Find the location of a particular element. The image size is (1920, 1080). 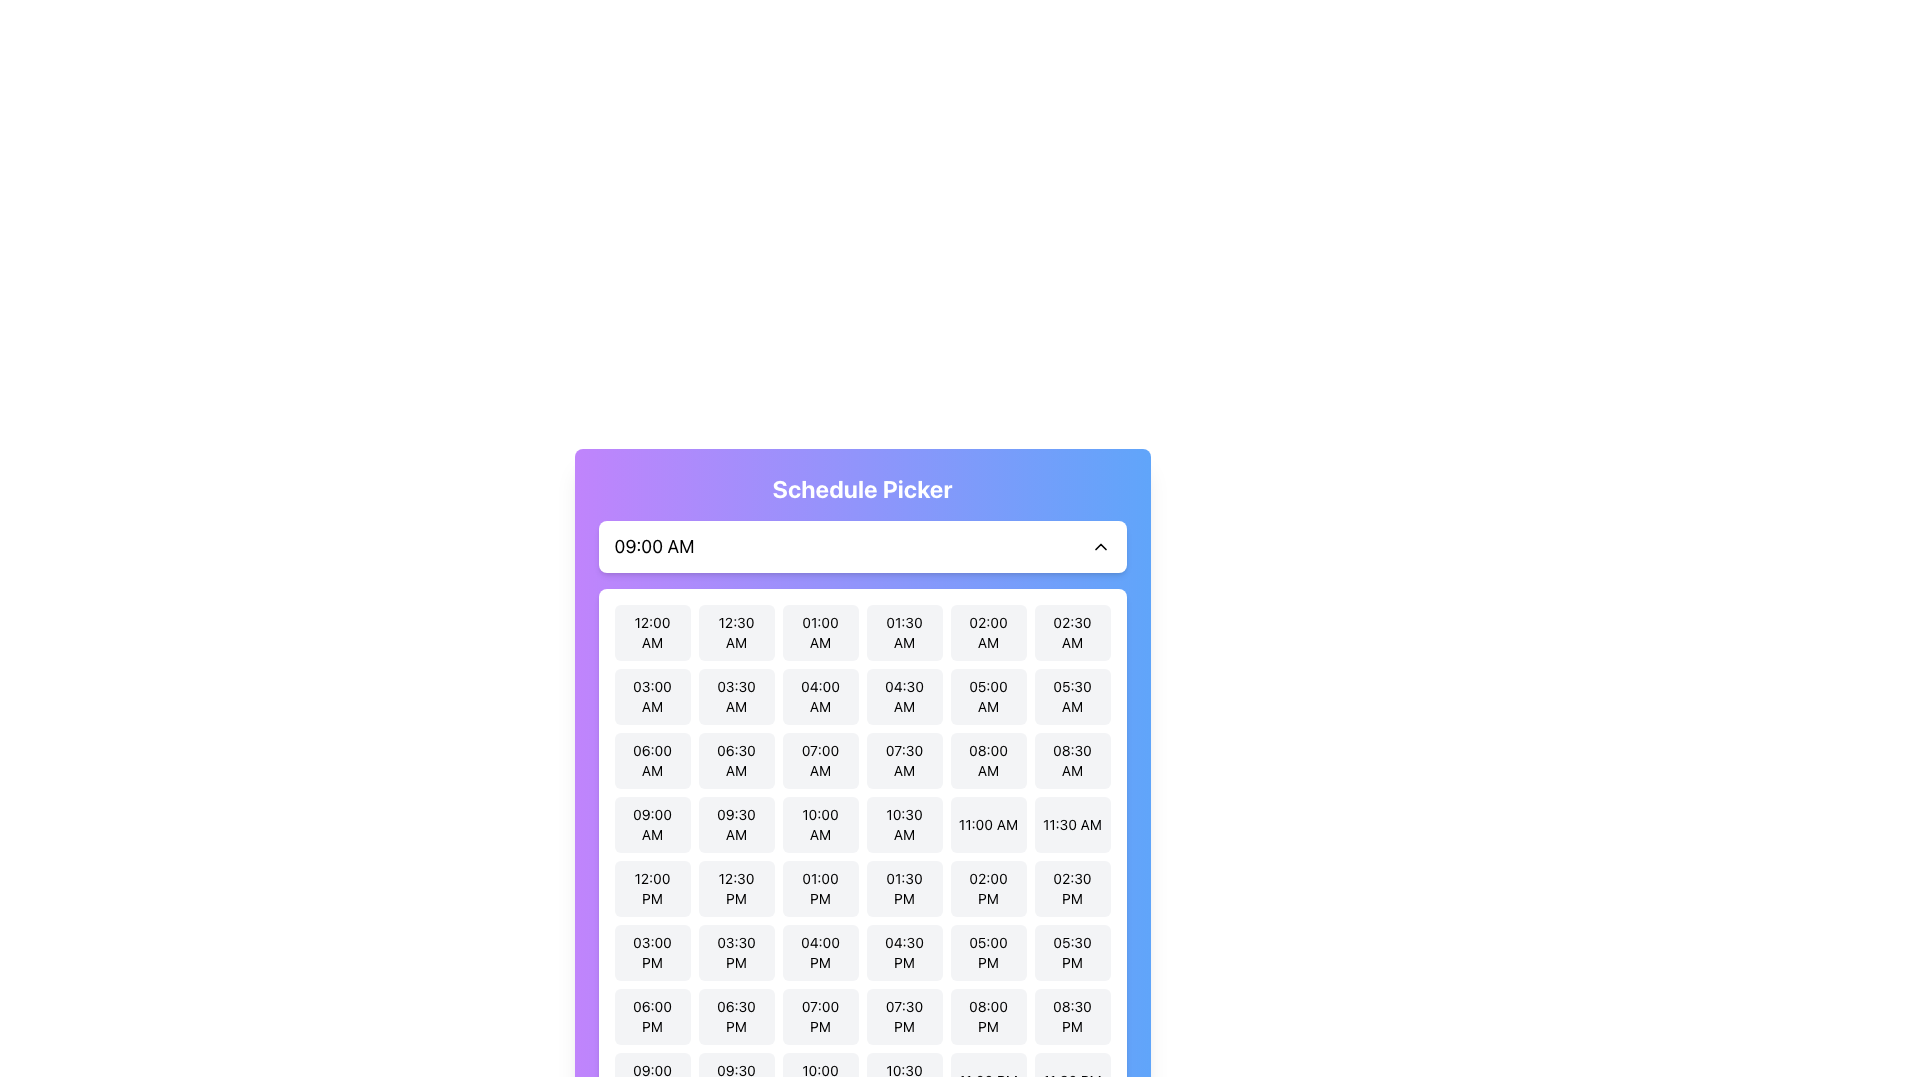

the selectable time option button labeled '06:00 AM' in the schedule picker is located at coordinates (652, 760).